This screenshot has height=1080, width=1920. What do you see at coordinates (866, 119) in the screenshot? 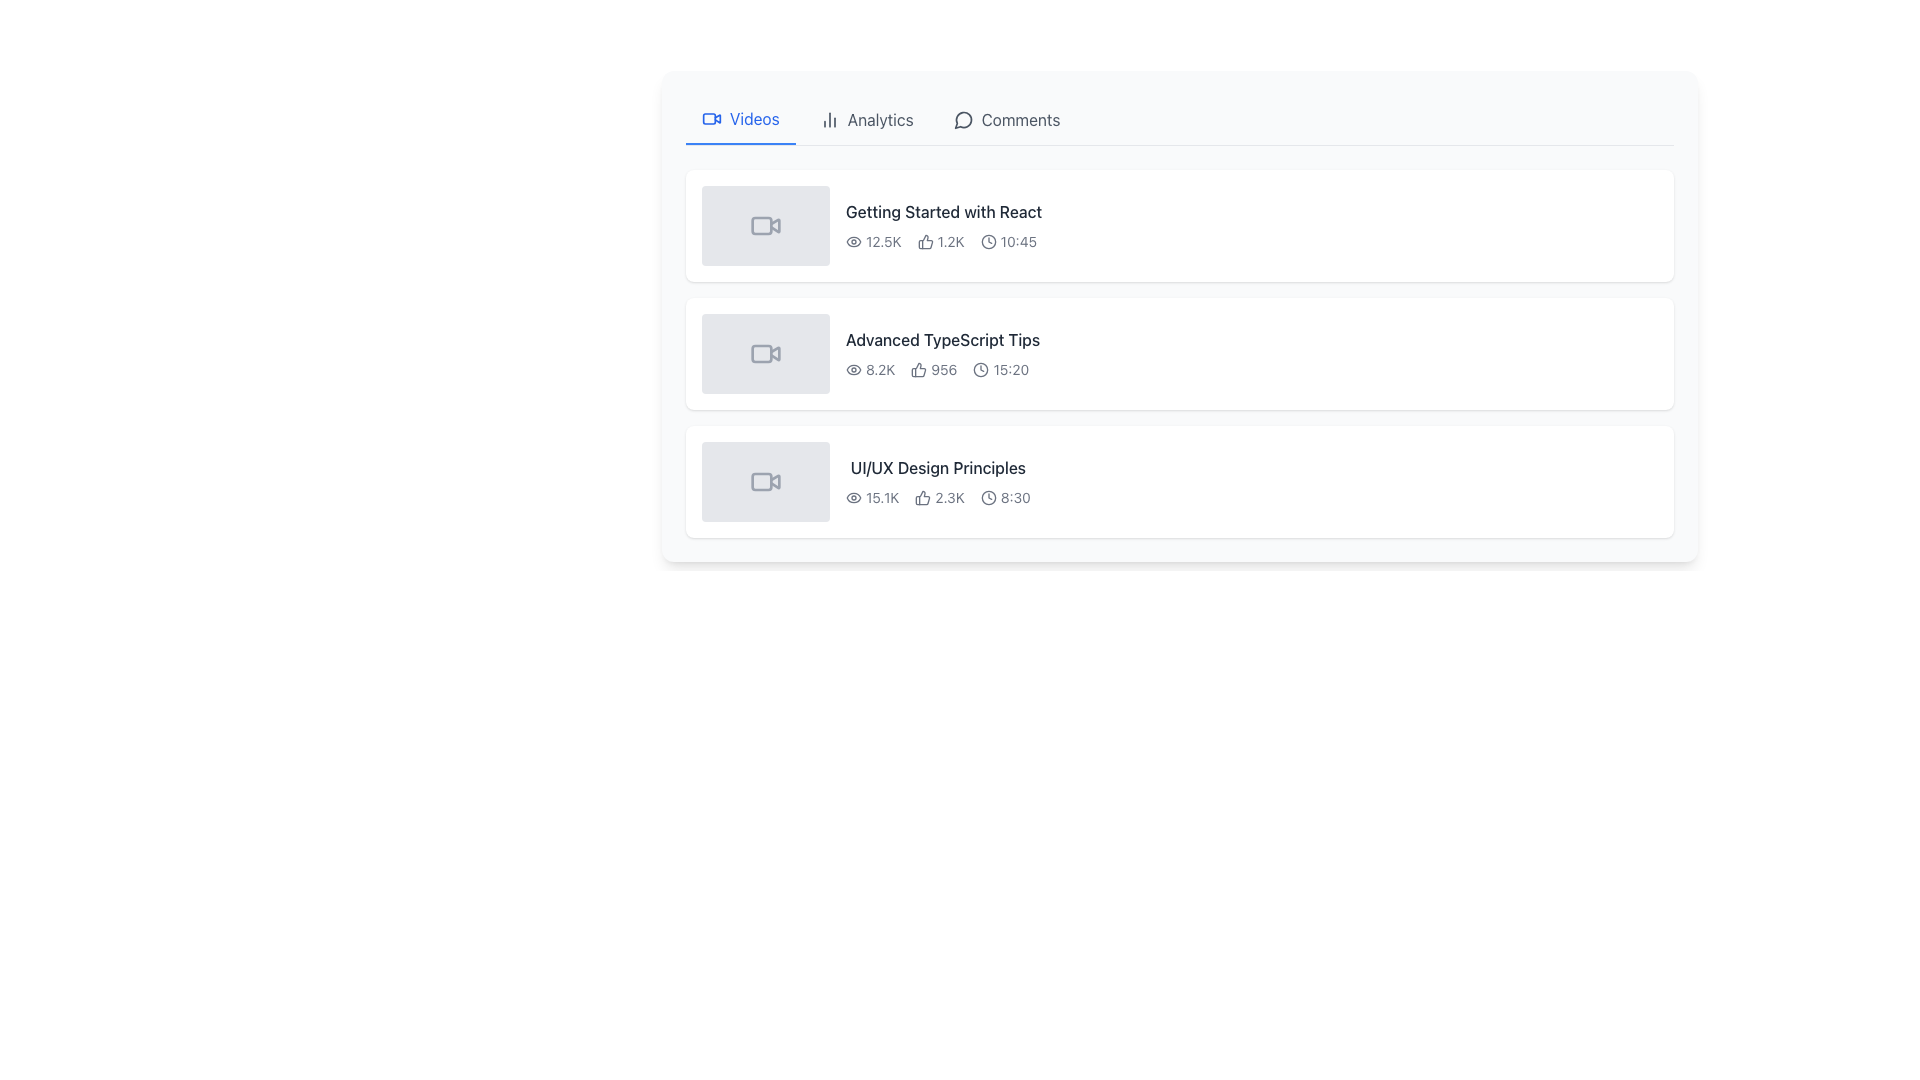
I see `the Navigation Button located between the 'Videos' and 'Comments' buttons in the upper middle section of the interface` at bounding box center [866, 119].